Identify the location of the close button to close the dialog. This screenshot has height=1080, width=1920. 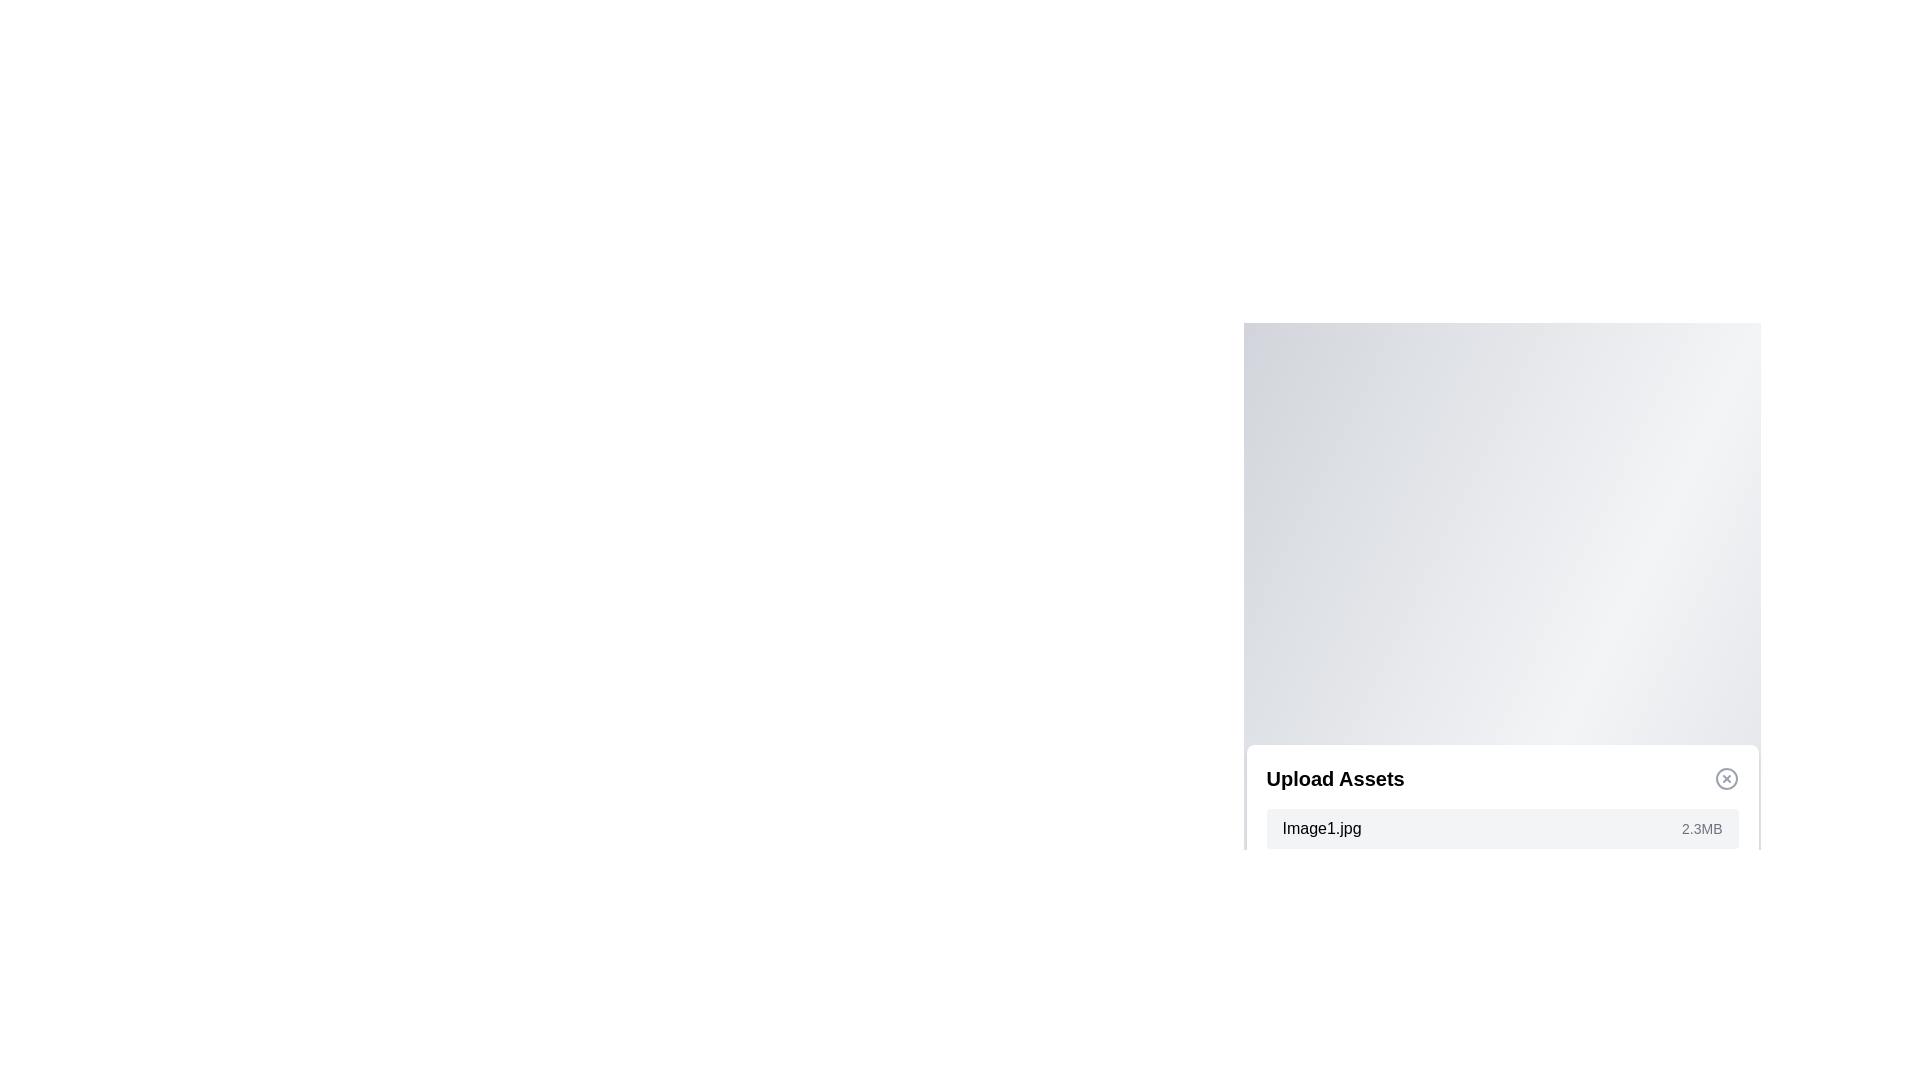
(1725, 778).